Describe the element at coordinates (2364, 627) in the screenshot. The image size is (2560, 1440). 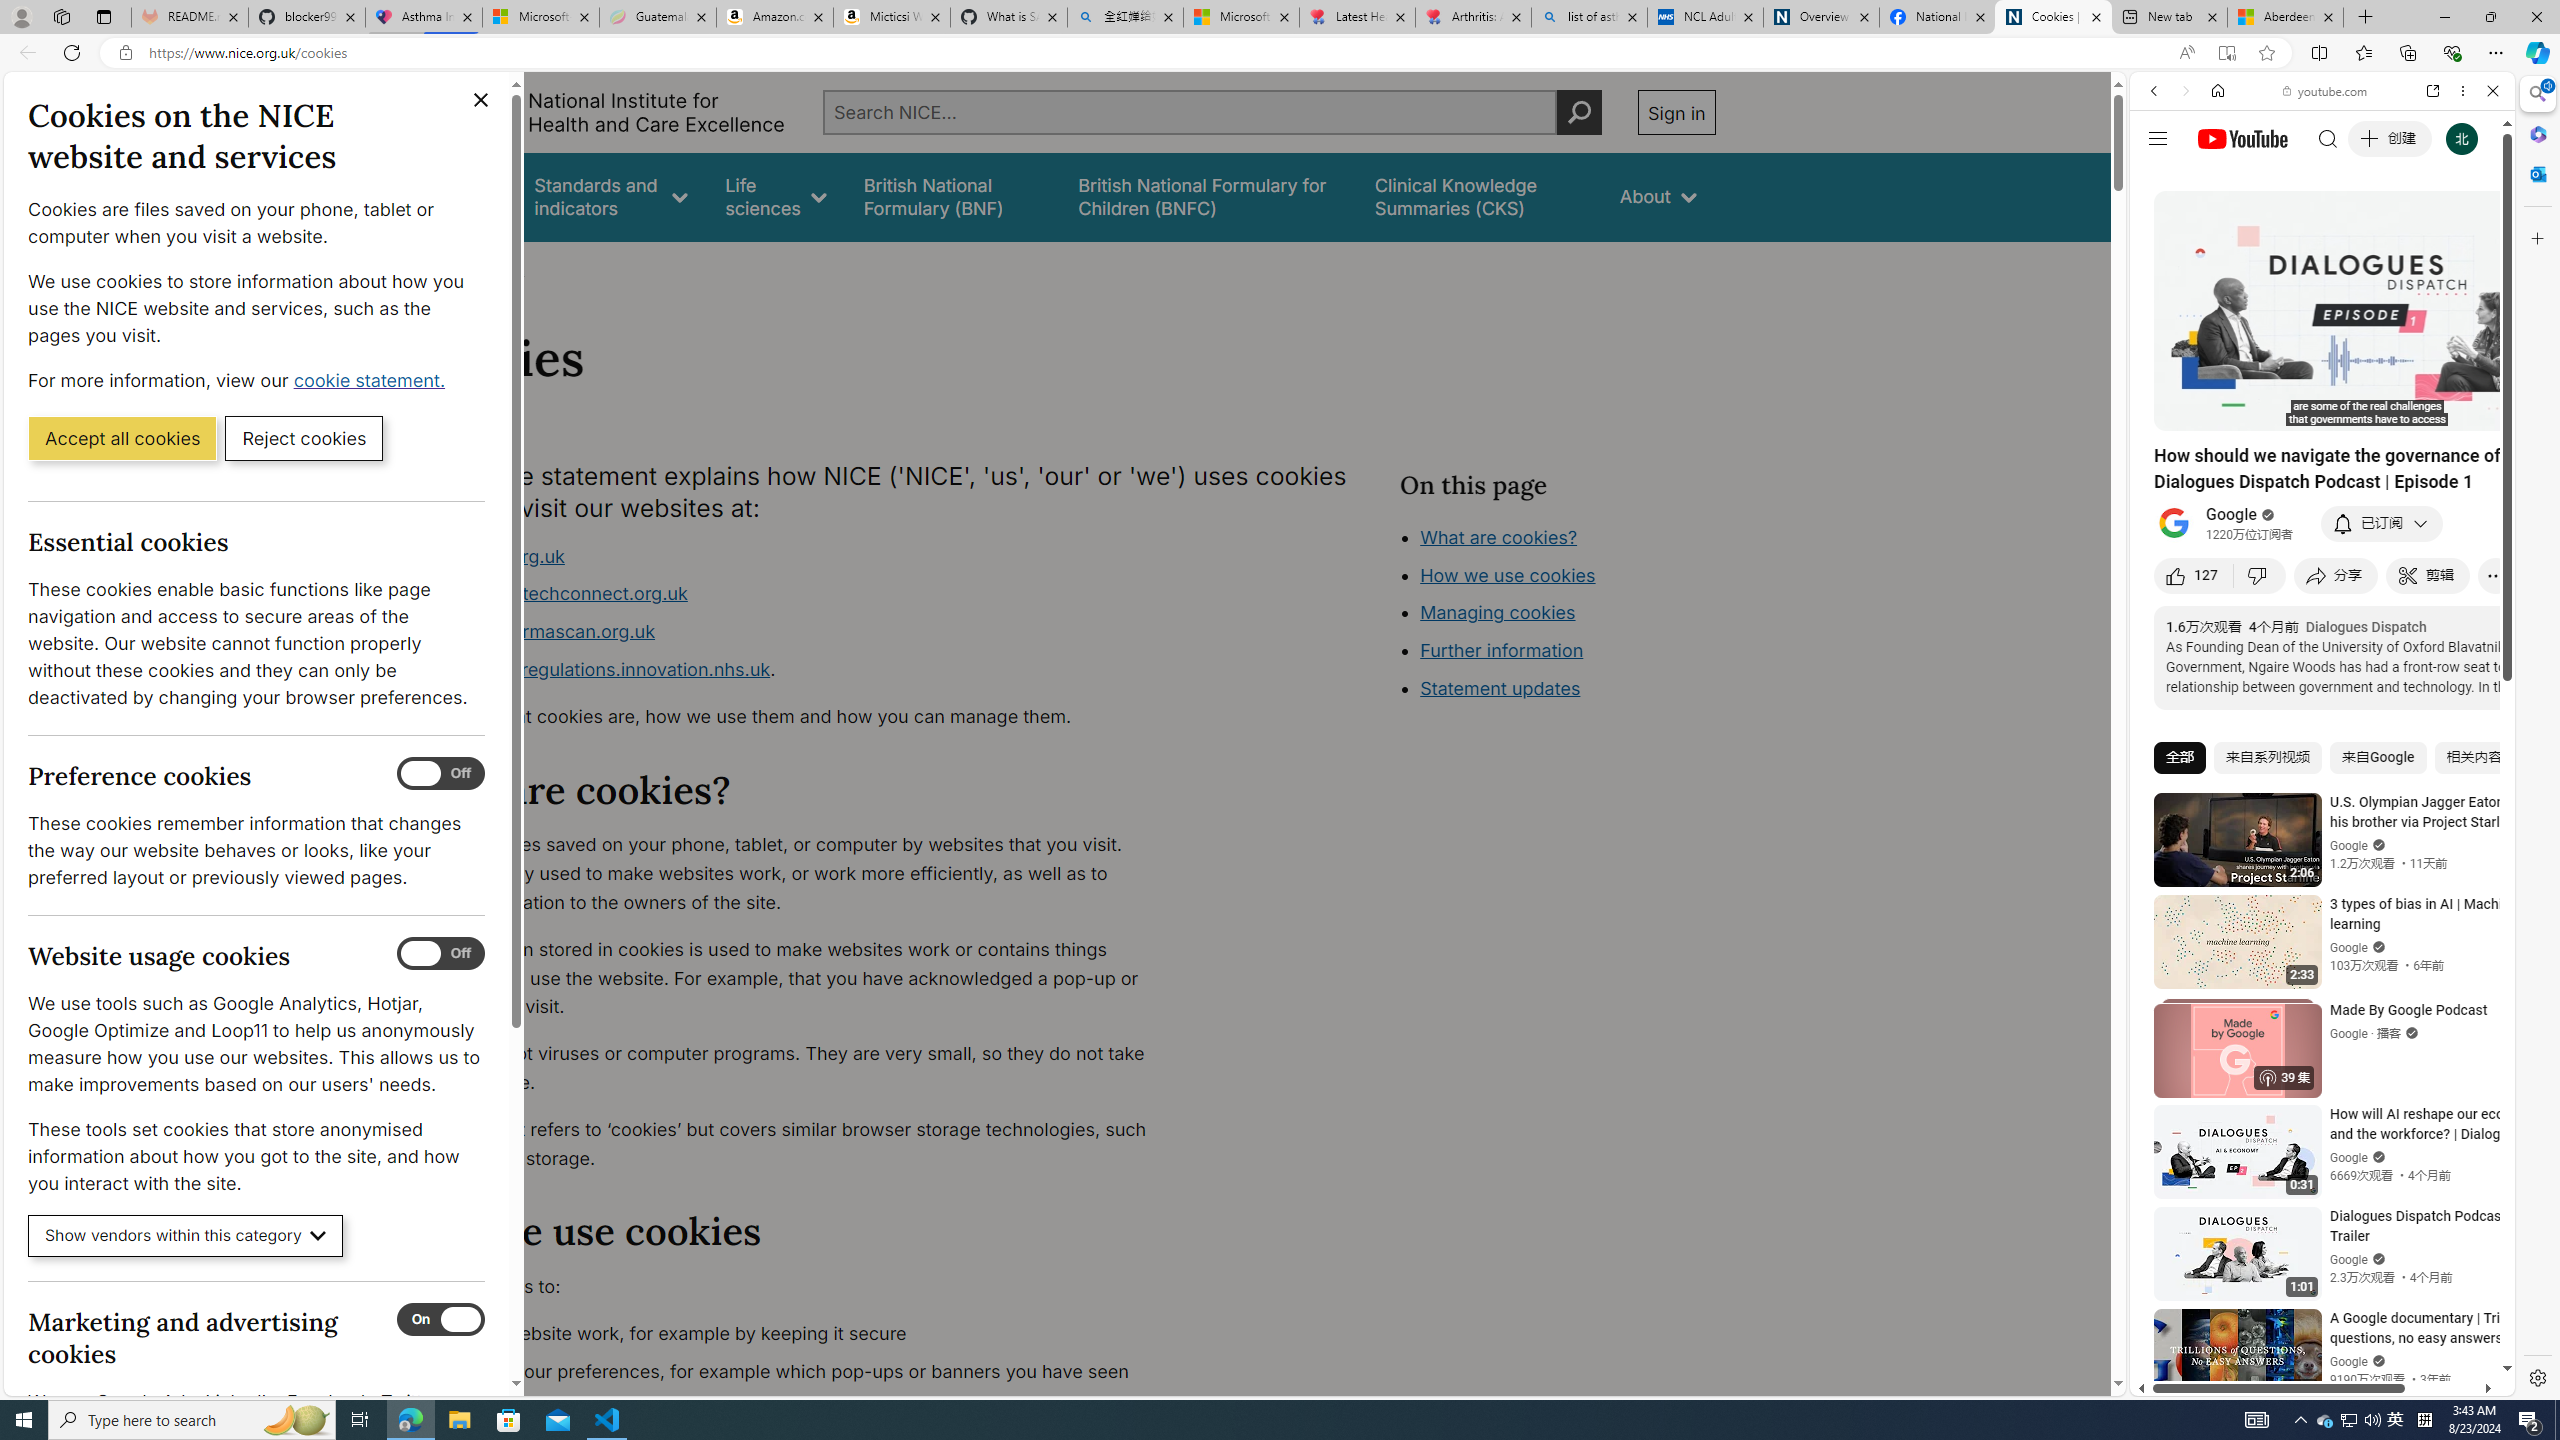
I see `'Dialogues Dispatch'` at that location.